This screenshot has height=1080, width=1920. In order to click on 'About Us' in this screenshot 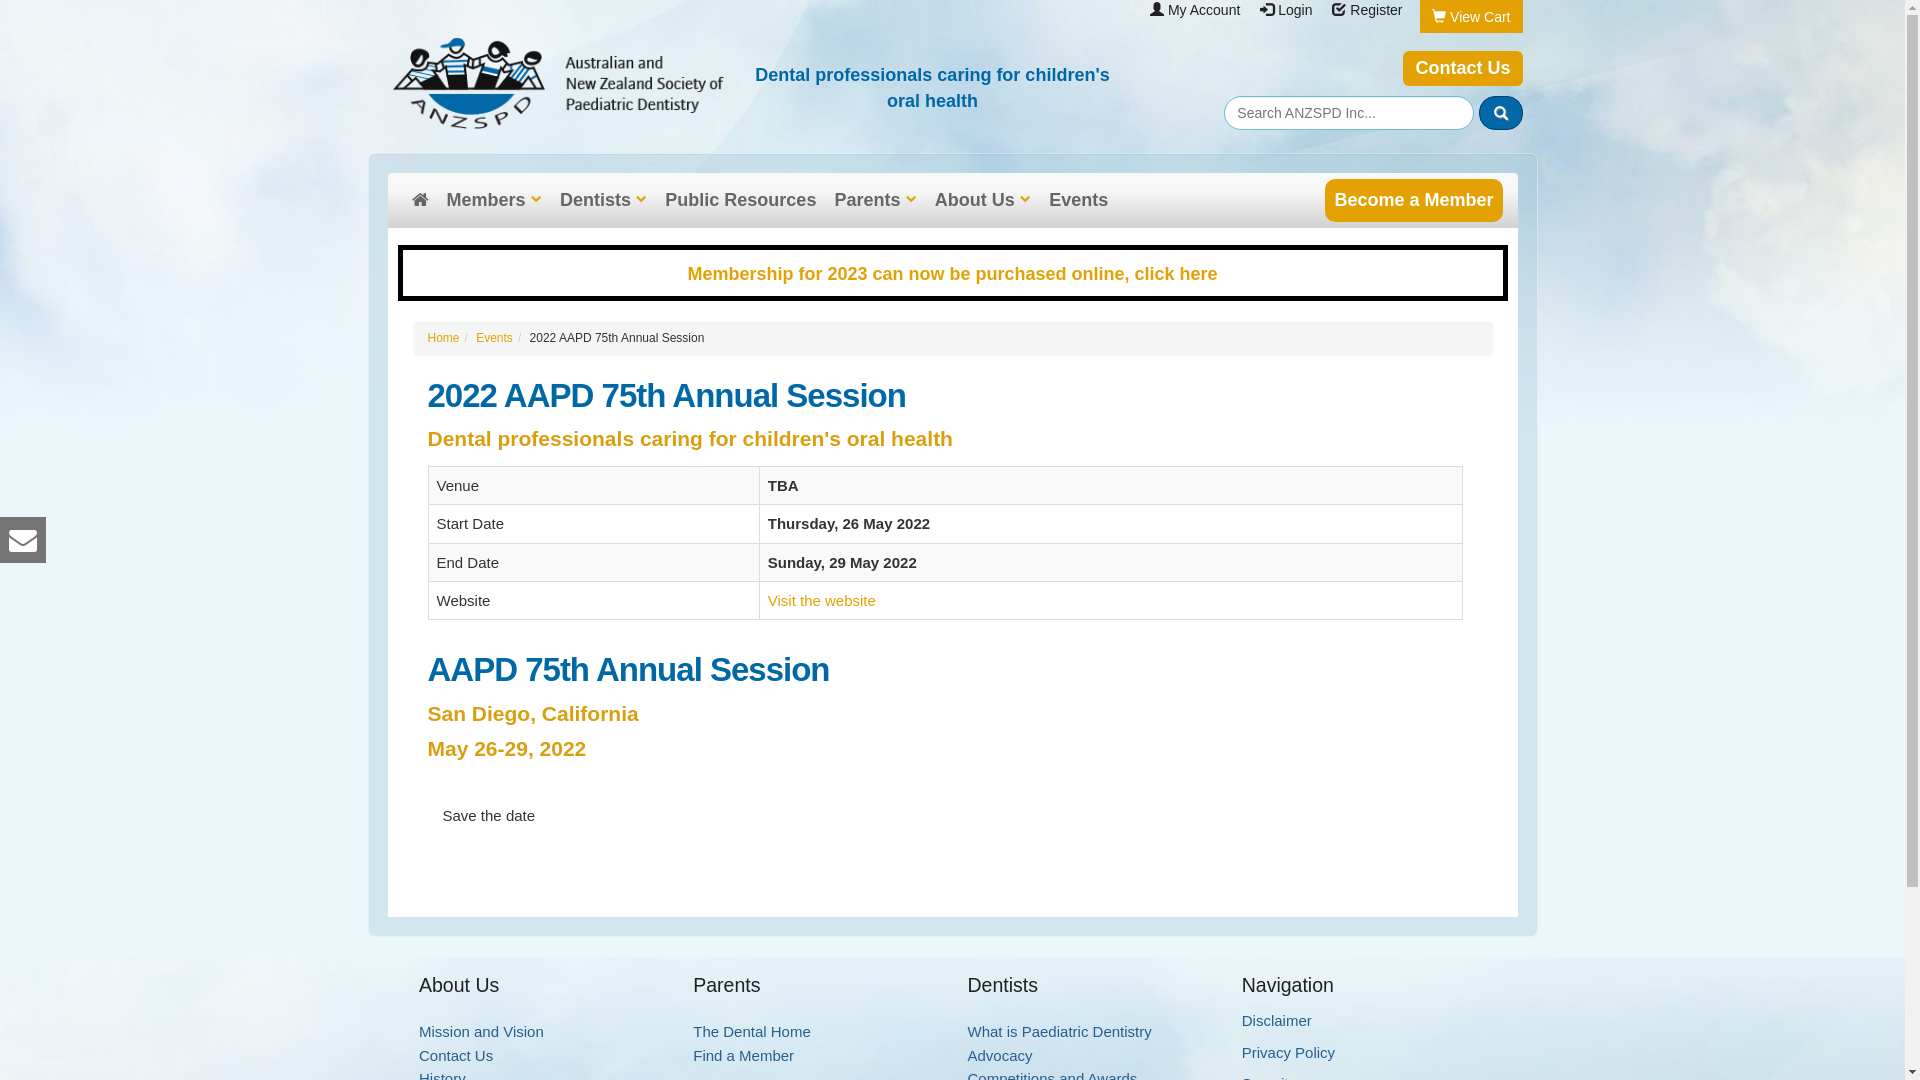, I will do `click(983, 200)`.